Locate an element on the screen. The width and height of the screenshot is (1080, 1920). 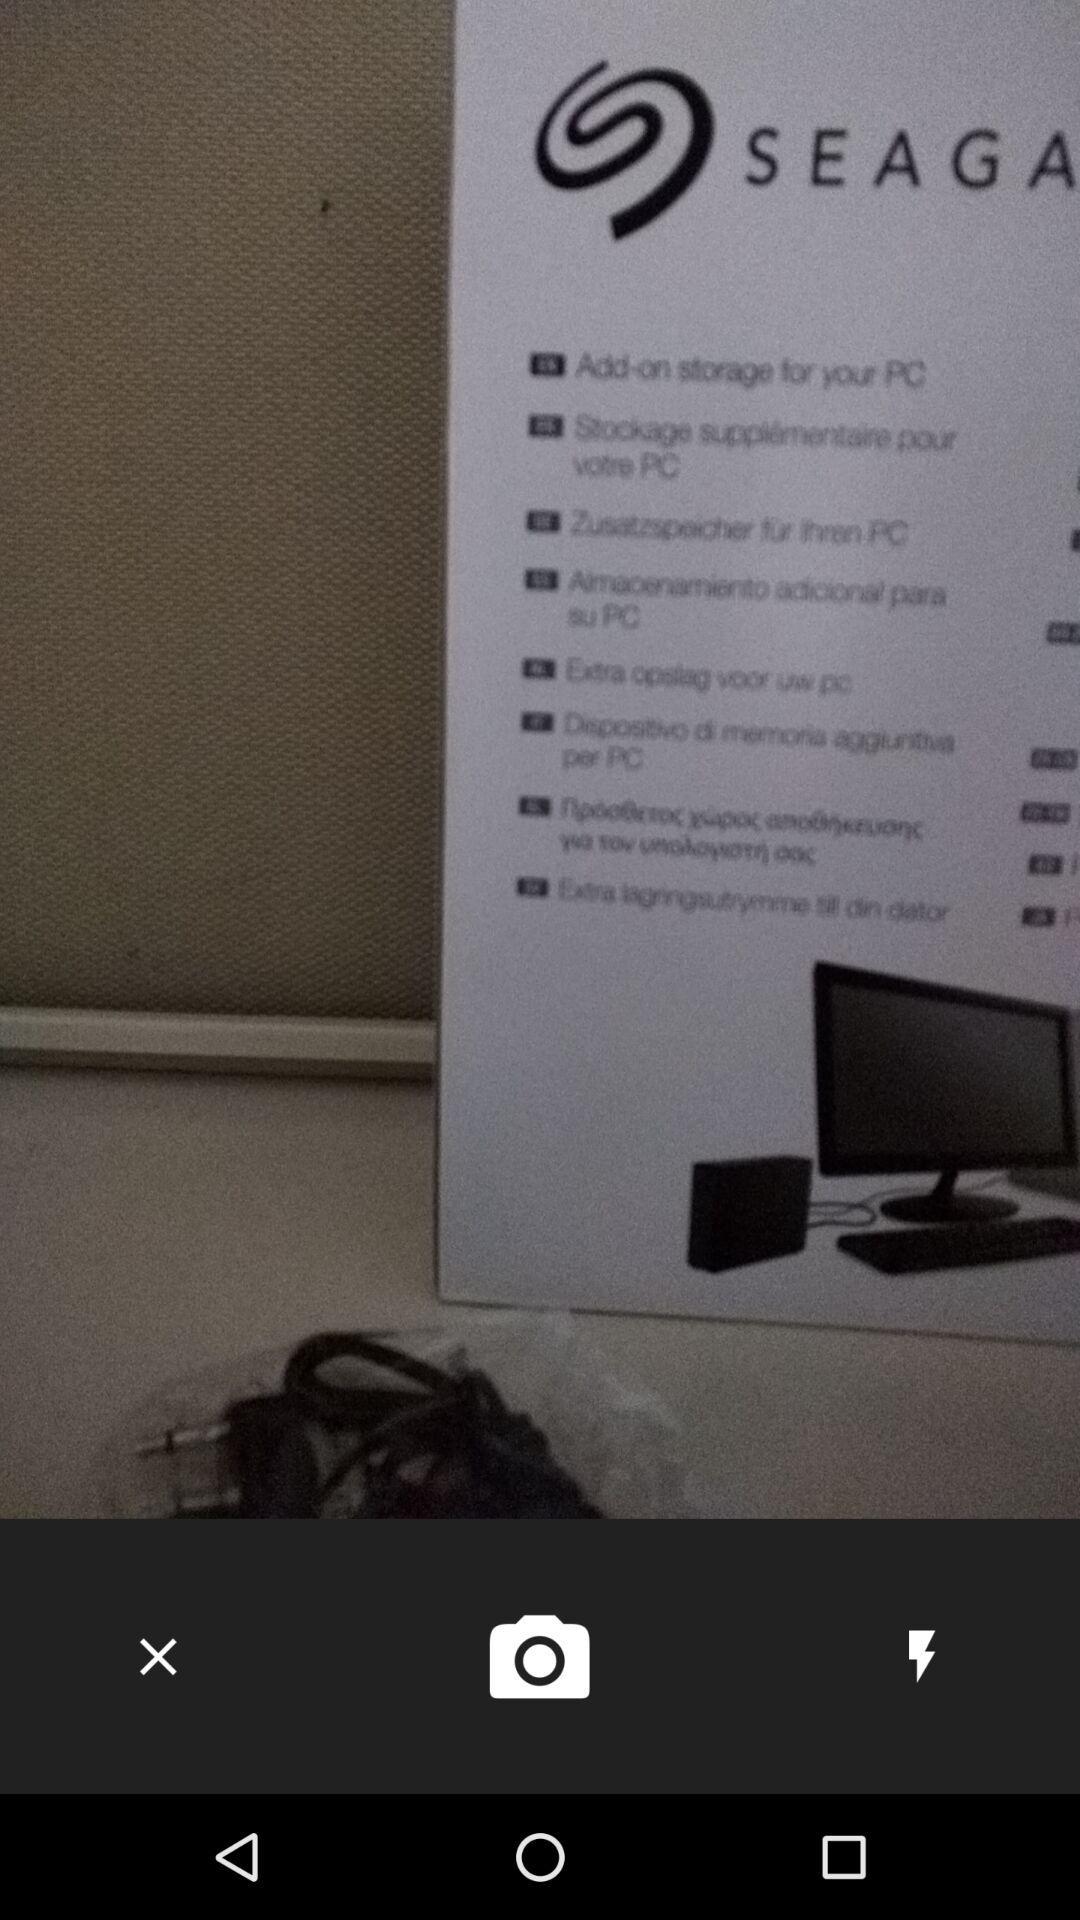
the icon at the center is located at coordinates (540, 758).